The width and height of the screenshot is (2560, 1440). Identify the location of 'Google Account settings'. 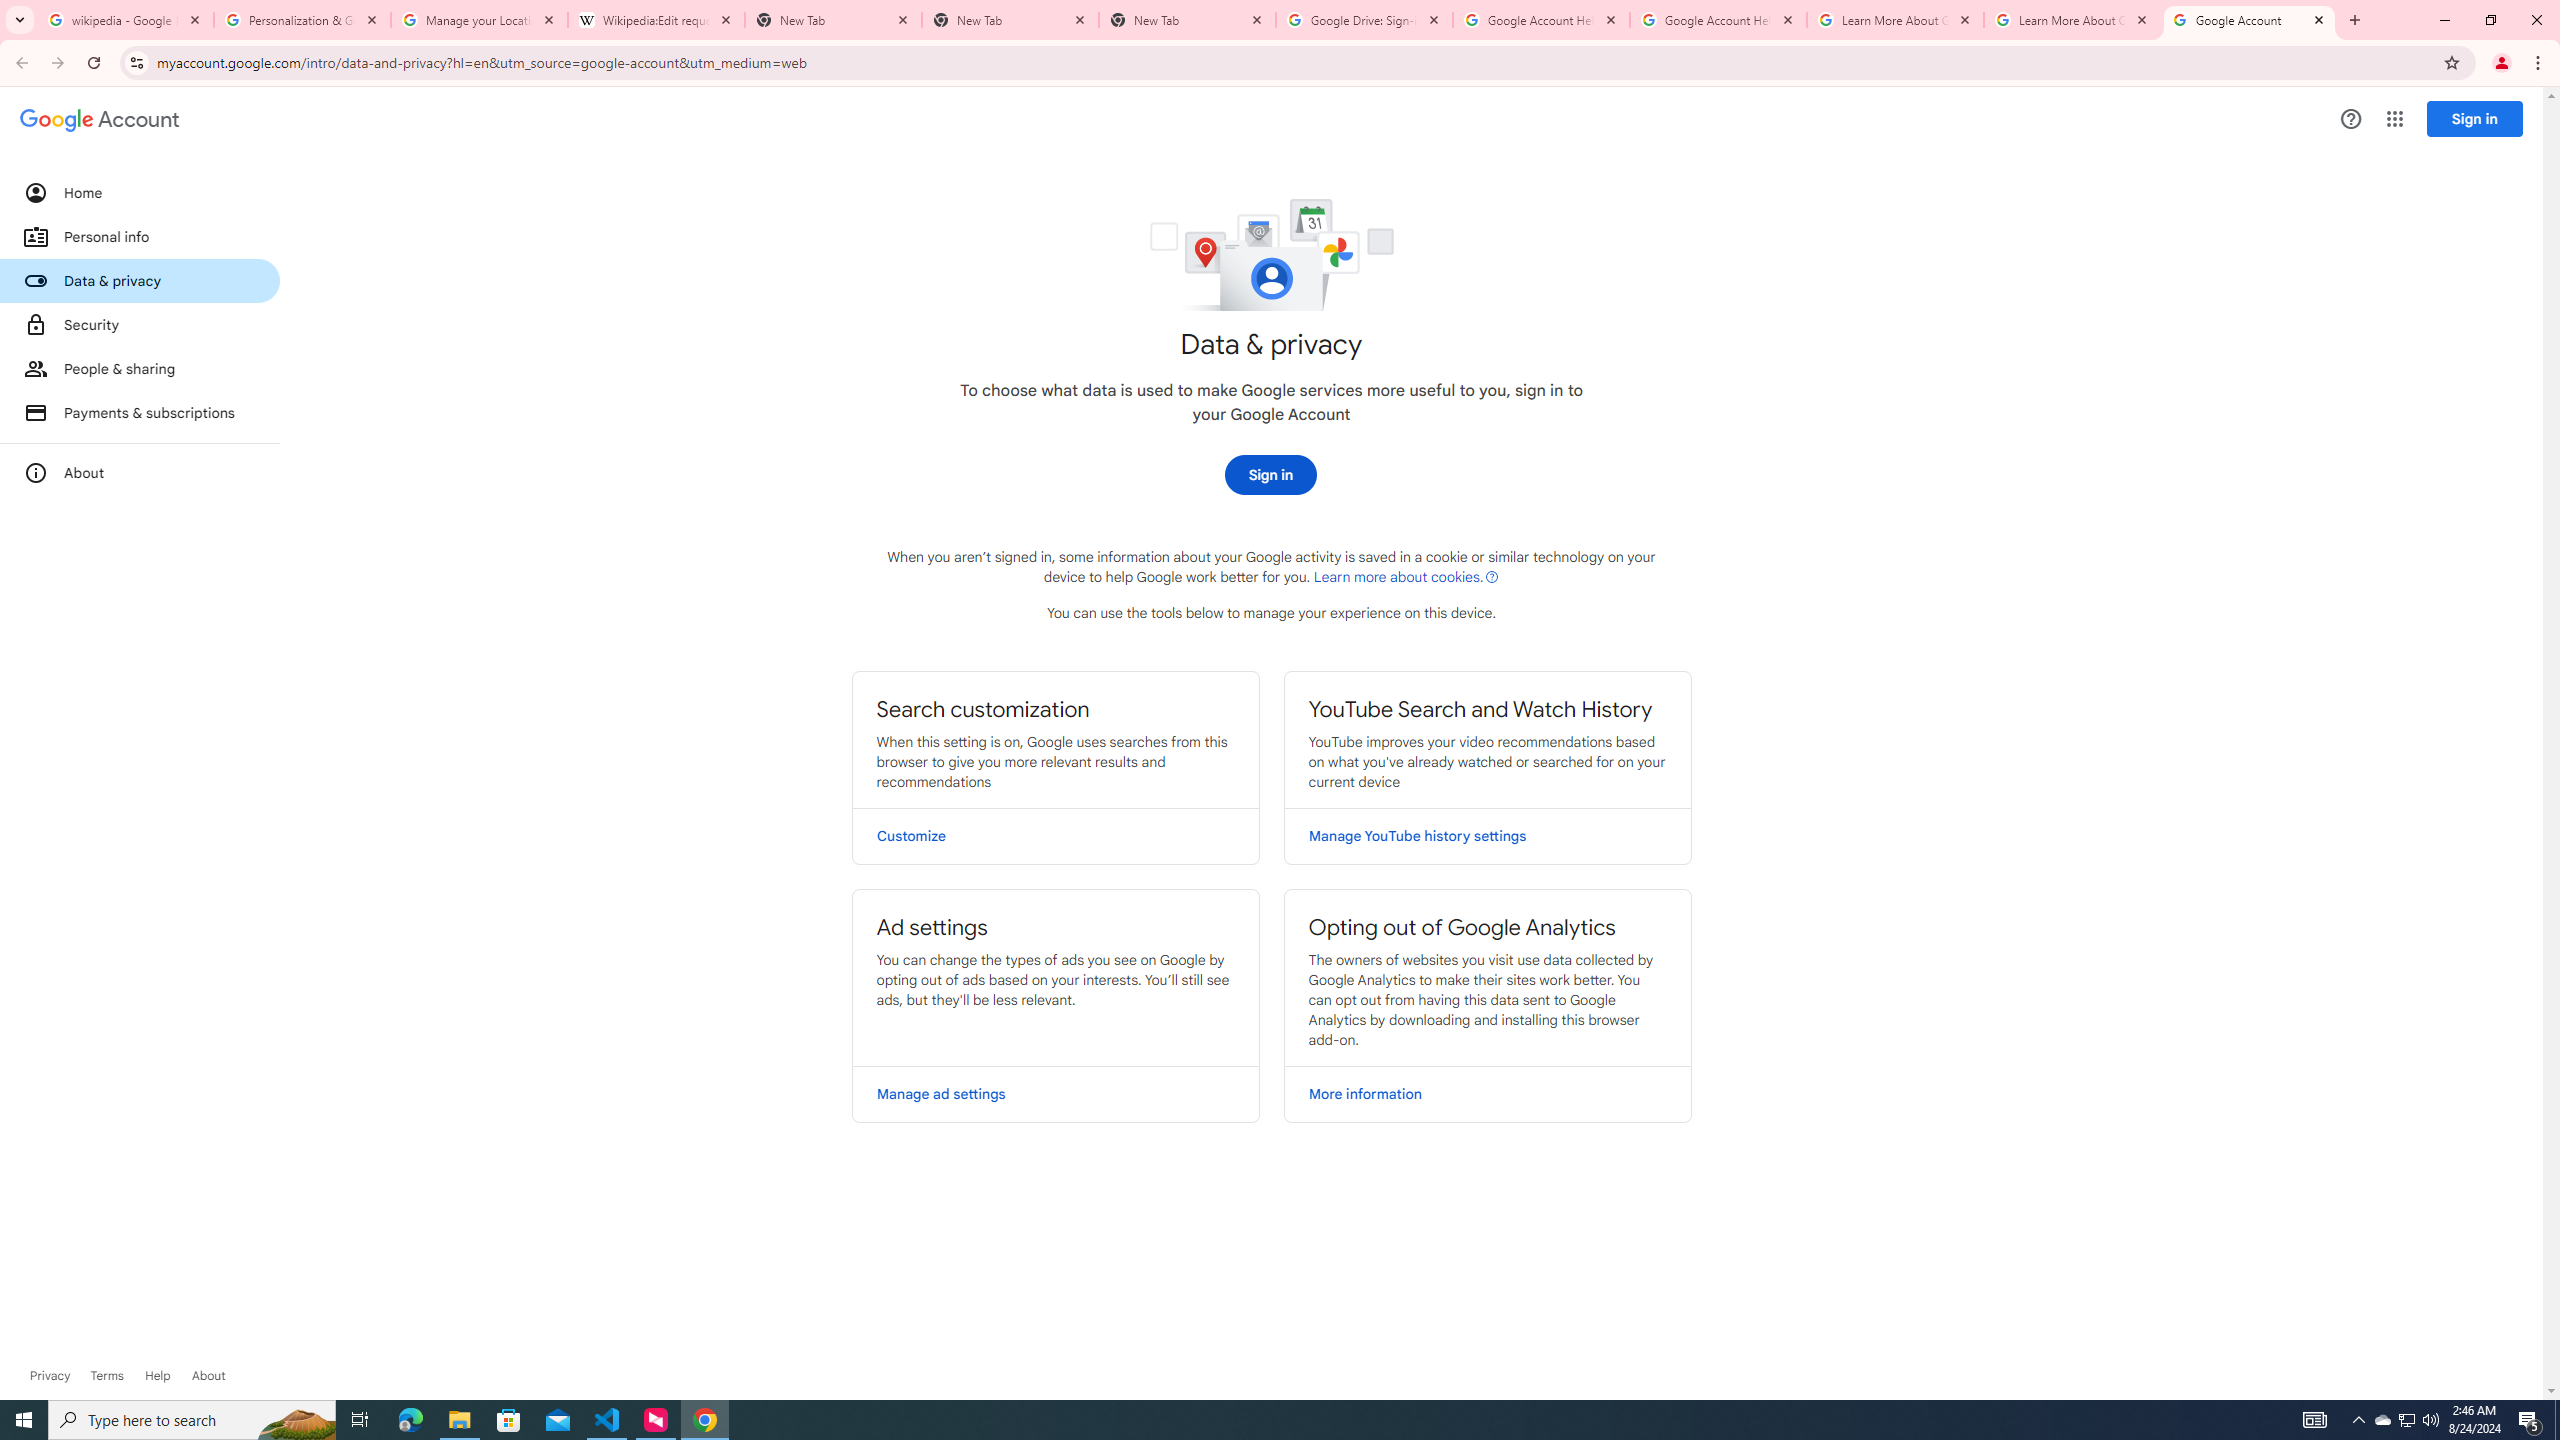
(98, 119).